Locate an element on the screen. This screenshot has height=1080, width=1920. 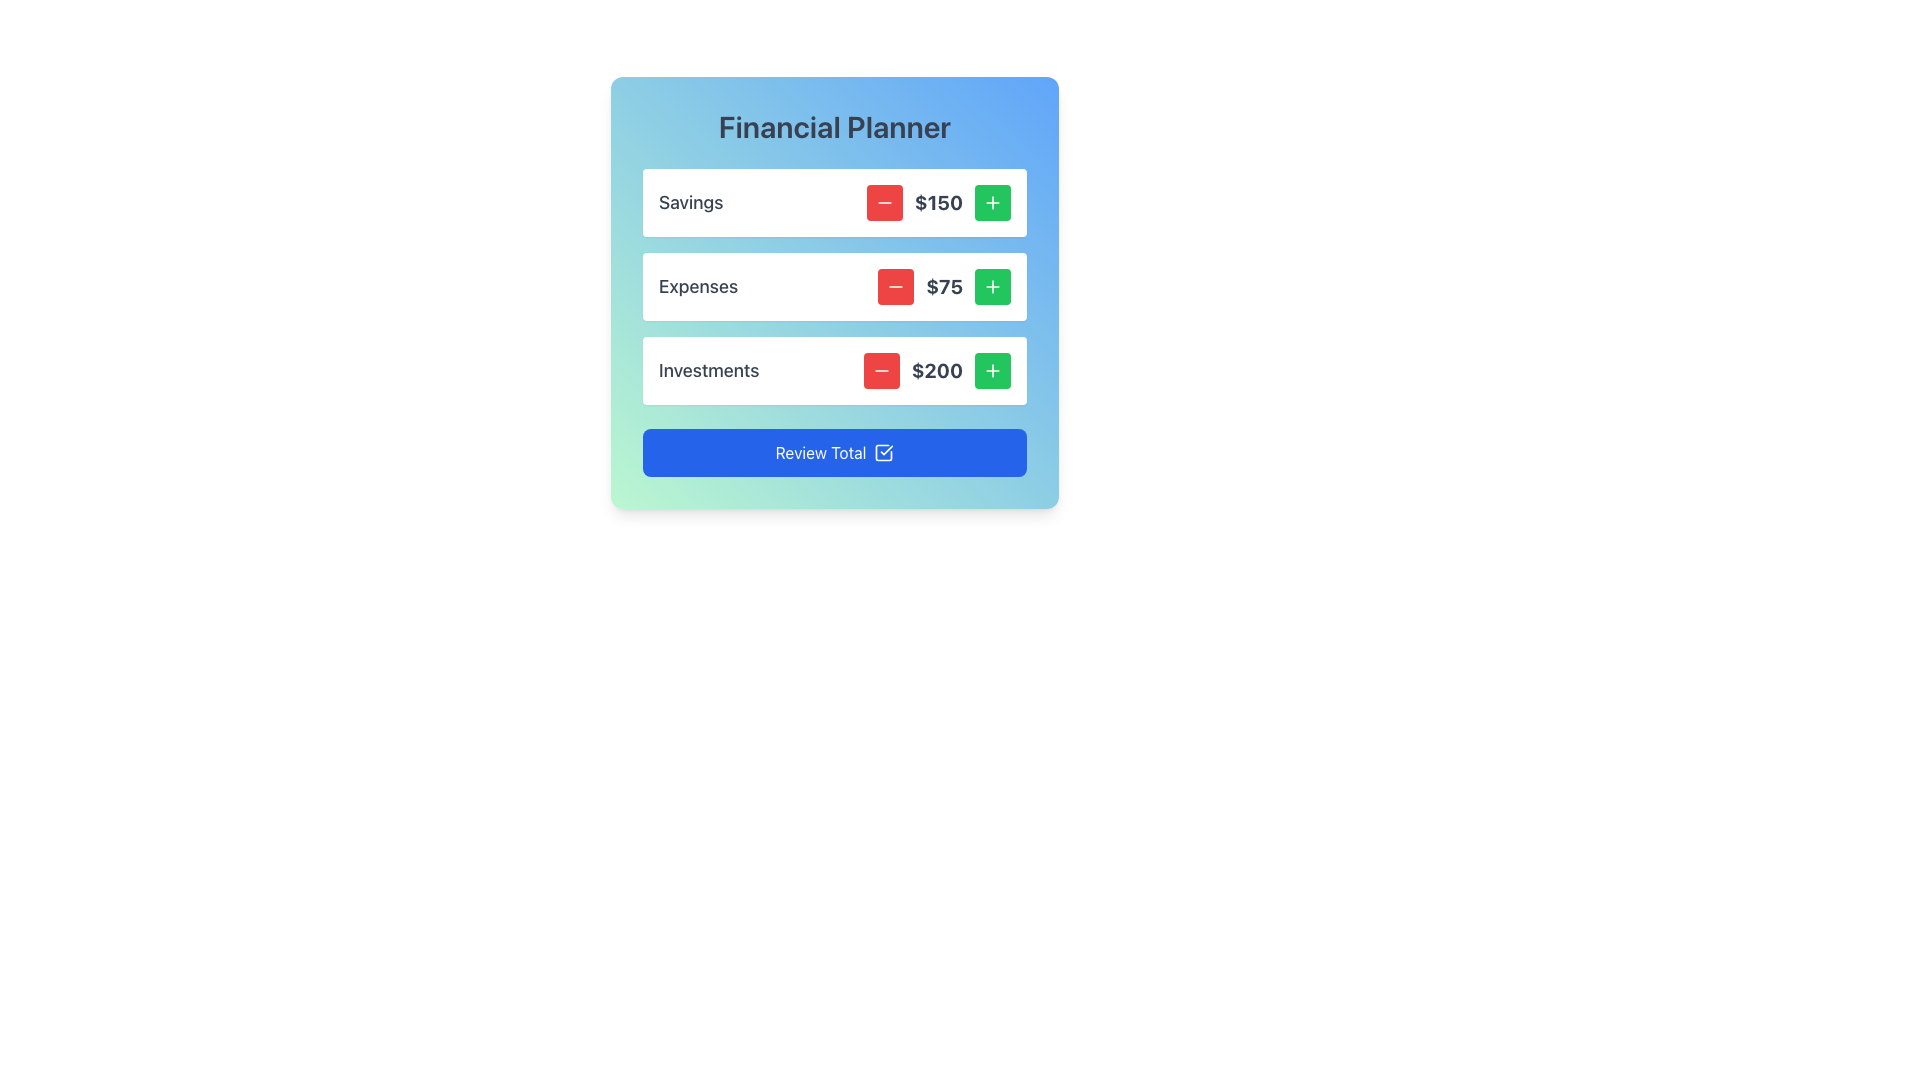
the bold text displaying '$75' which is located in the 'Expenses' section, positioned between a red subtract button and a green add button is located at coordinates (943, 286).